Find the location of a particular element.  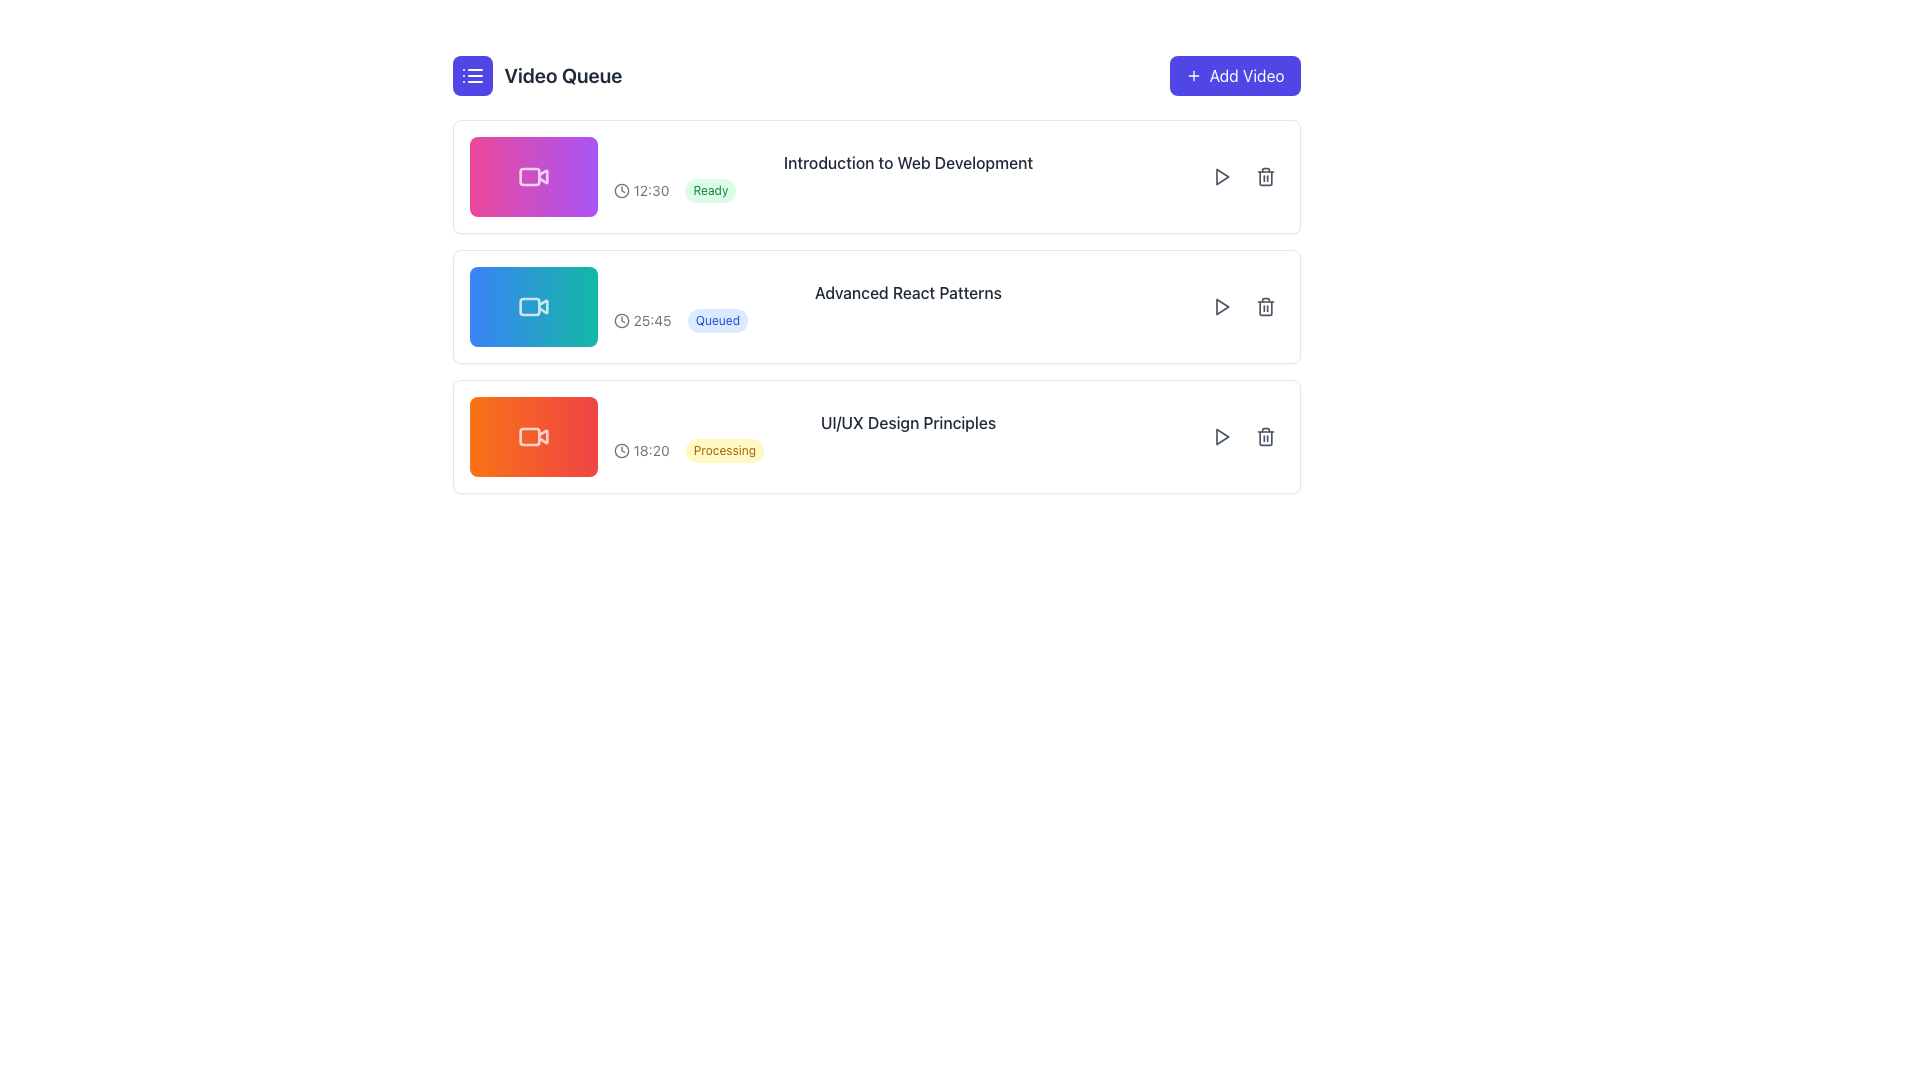

the delete action button for the 'UI/UX Design Principles' video entry is located at coordinates (1264, 435).